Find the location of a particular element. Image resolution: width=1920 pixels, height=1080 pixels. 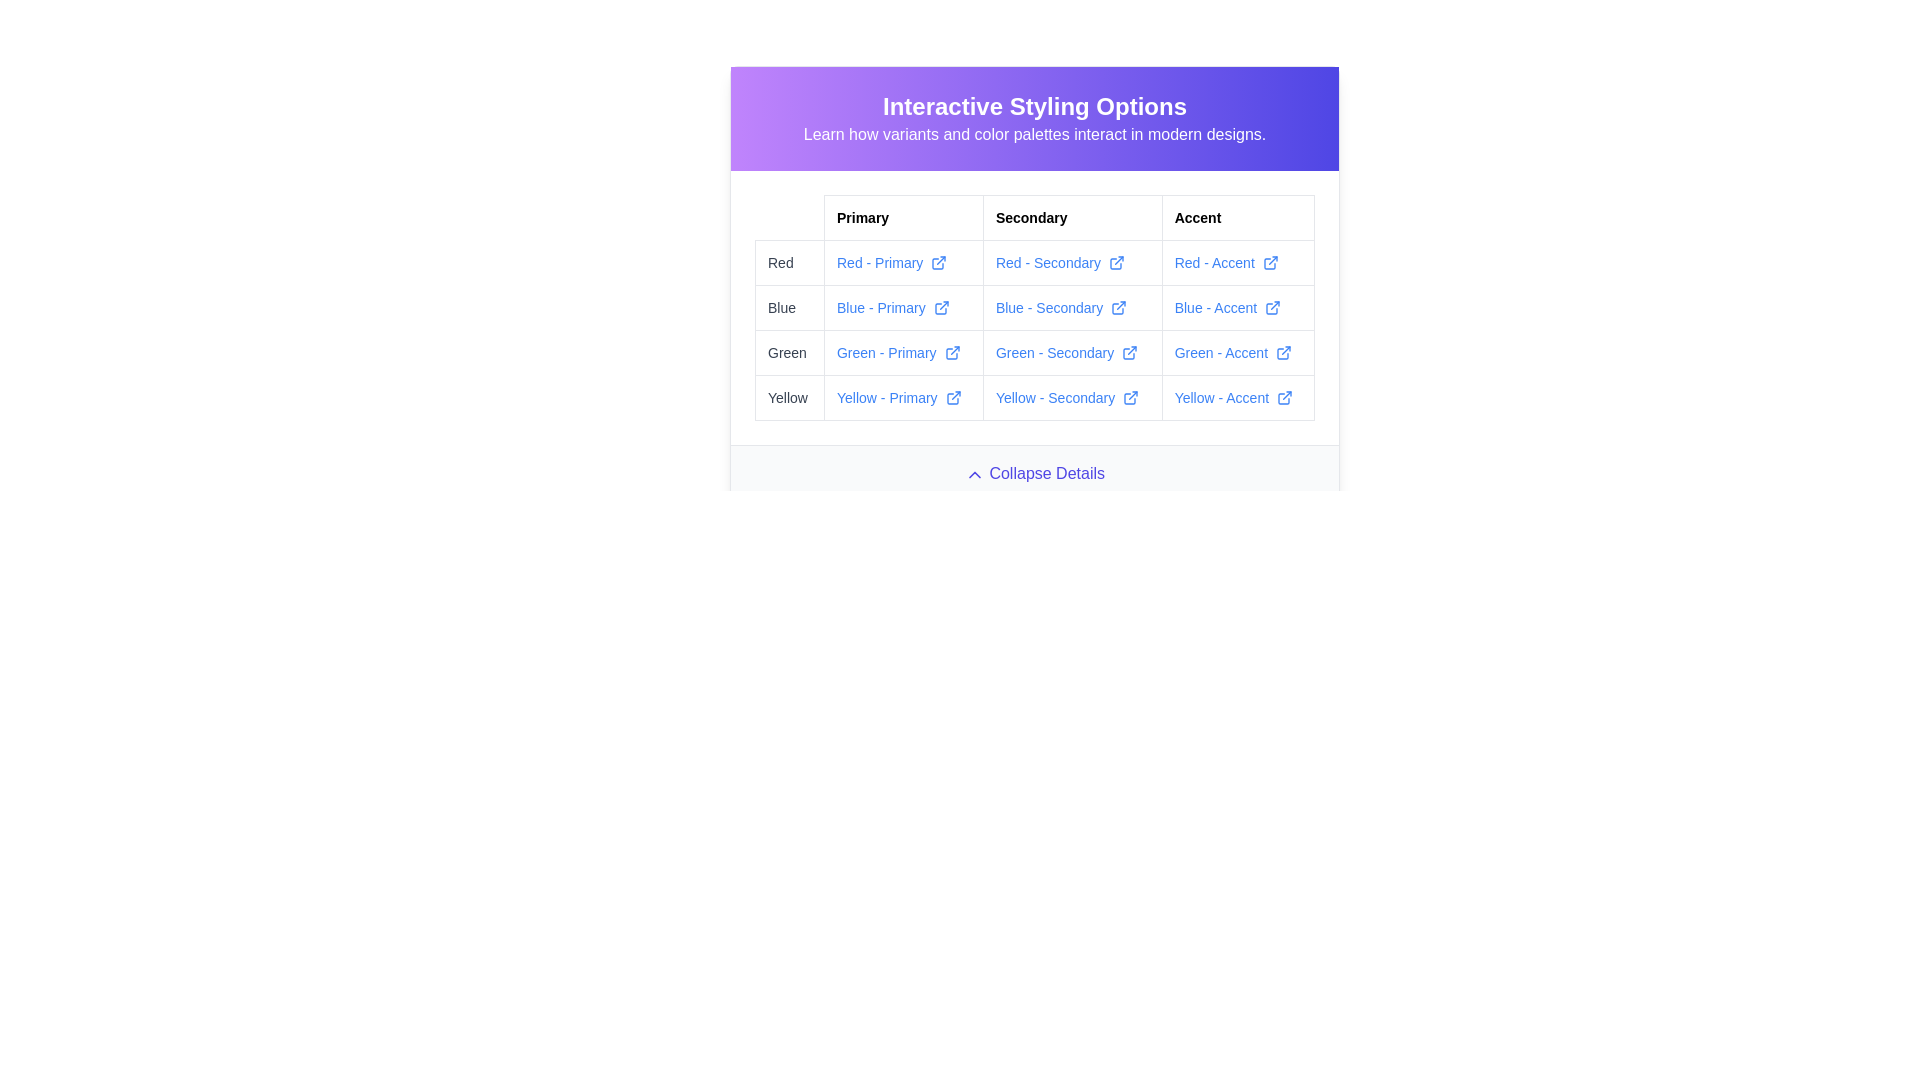

the bold blue text hyperlink saying 'Red - Primary' located in the first row and second column of the table under the 'Primary' column header is located at coordinates (891, 261).